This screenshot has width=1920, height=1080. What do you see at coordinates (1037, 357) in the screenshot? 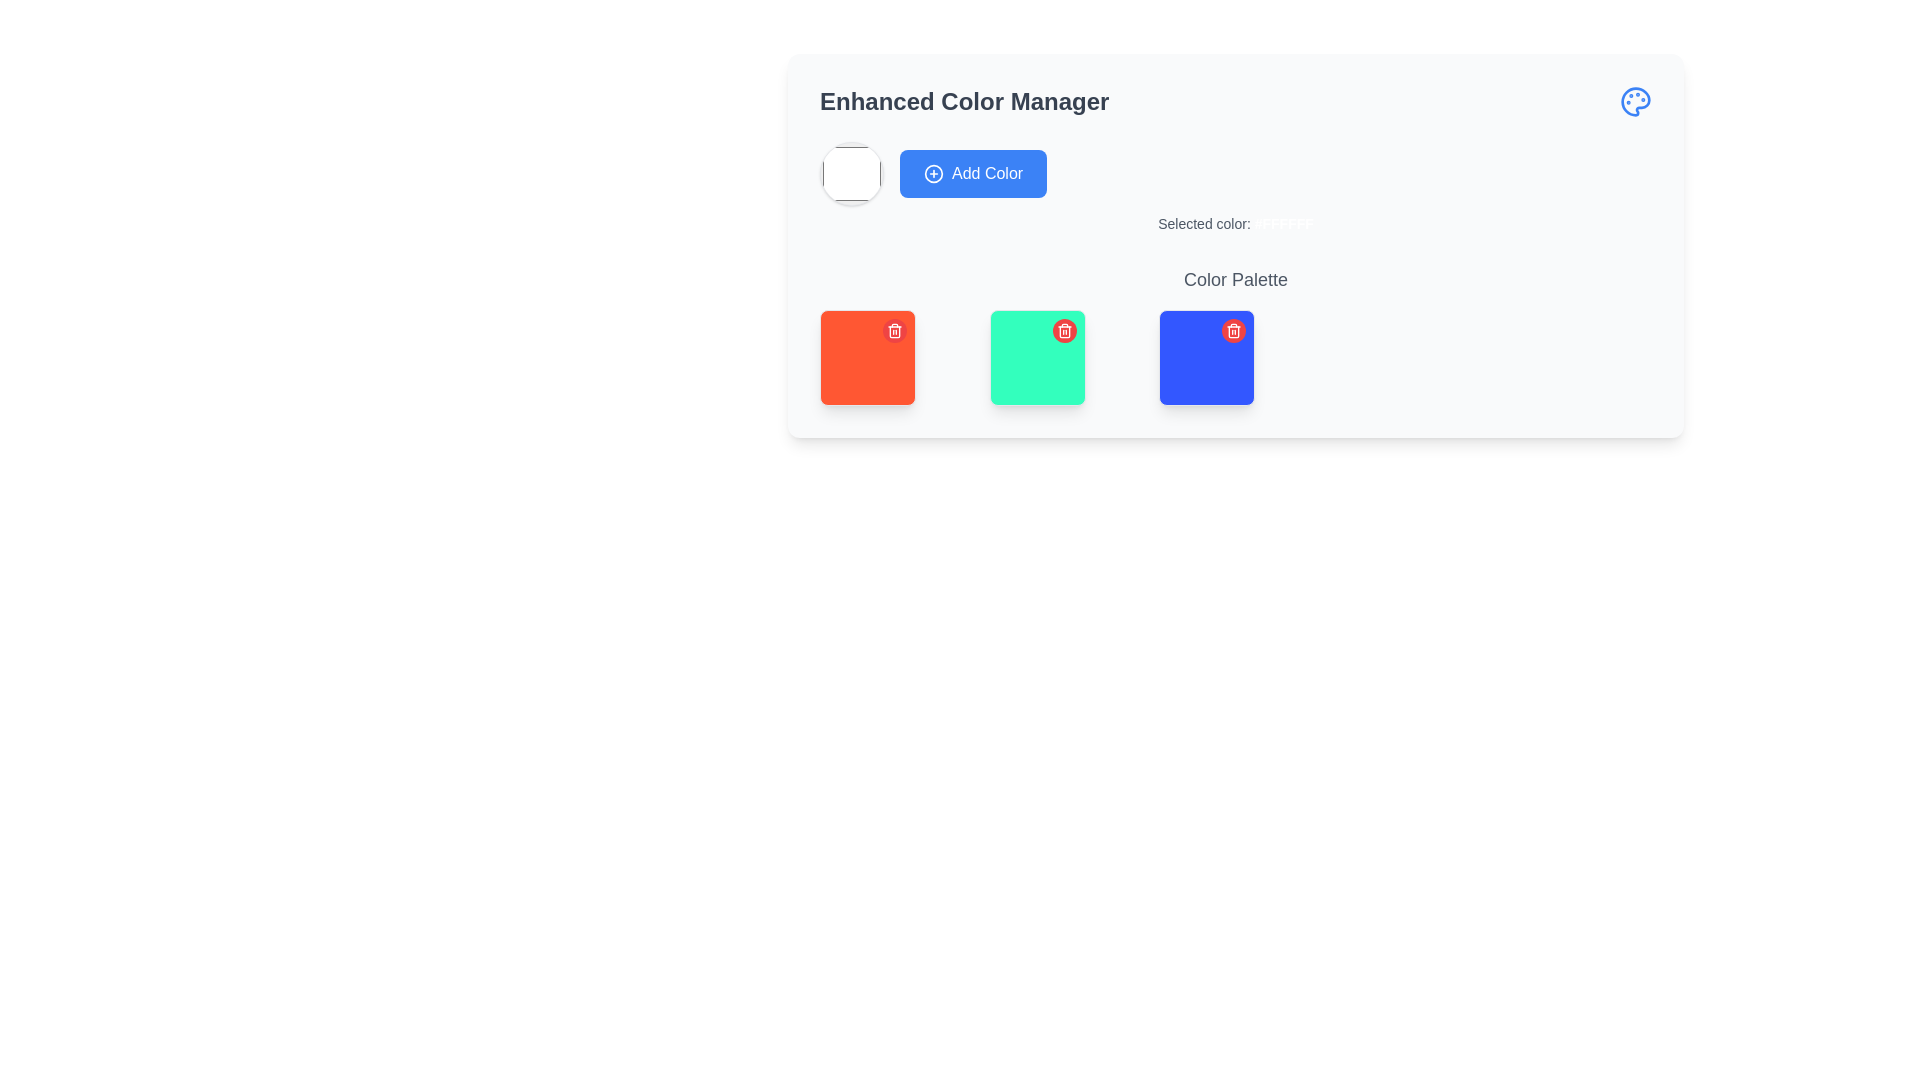
I see `the interactive color tile with a remove button` at bounding box center [1037, 357].